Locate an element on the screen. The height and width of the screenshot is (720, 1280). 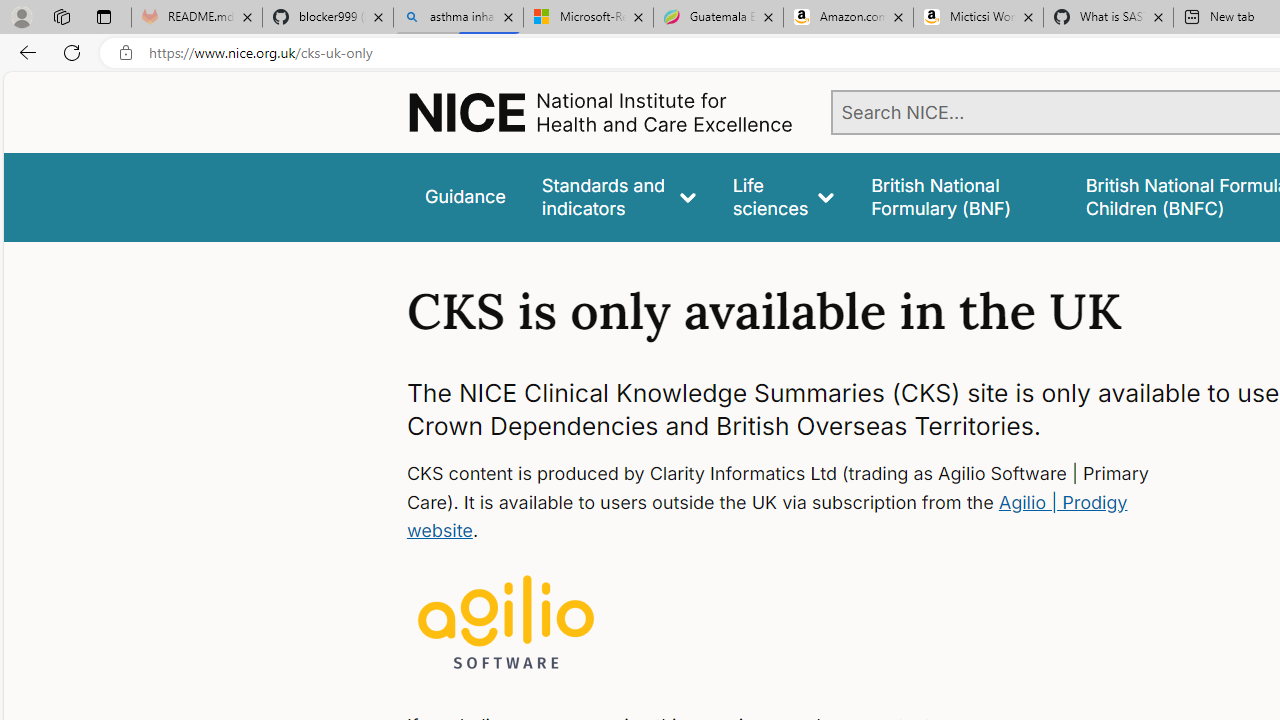
'View site information' is located at coordinates (125, 52).